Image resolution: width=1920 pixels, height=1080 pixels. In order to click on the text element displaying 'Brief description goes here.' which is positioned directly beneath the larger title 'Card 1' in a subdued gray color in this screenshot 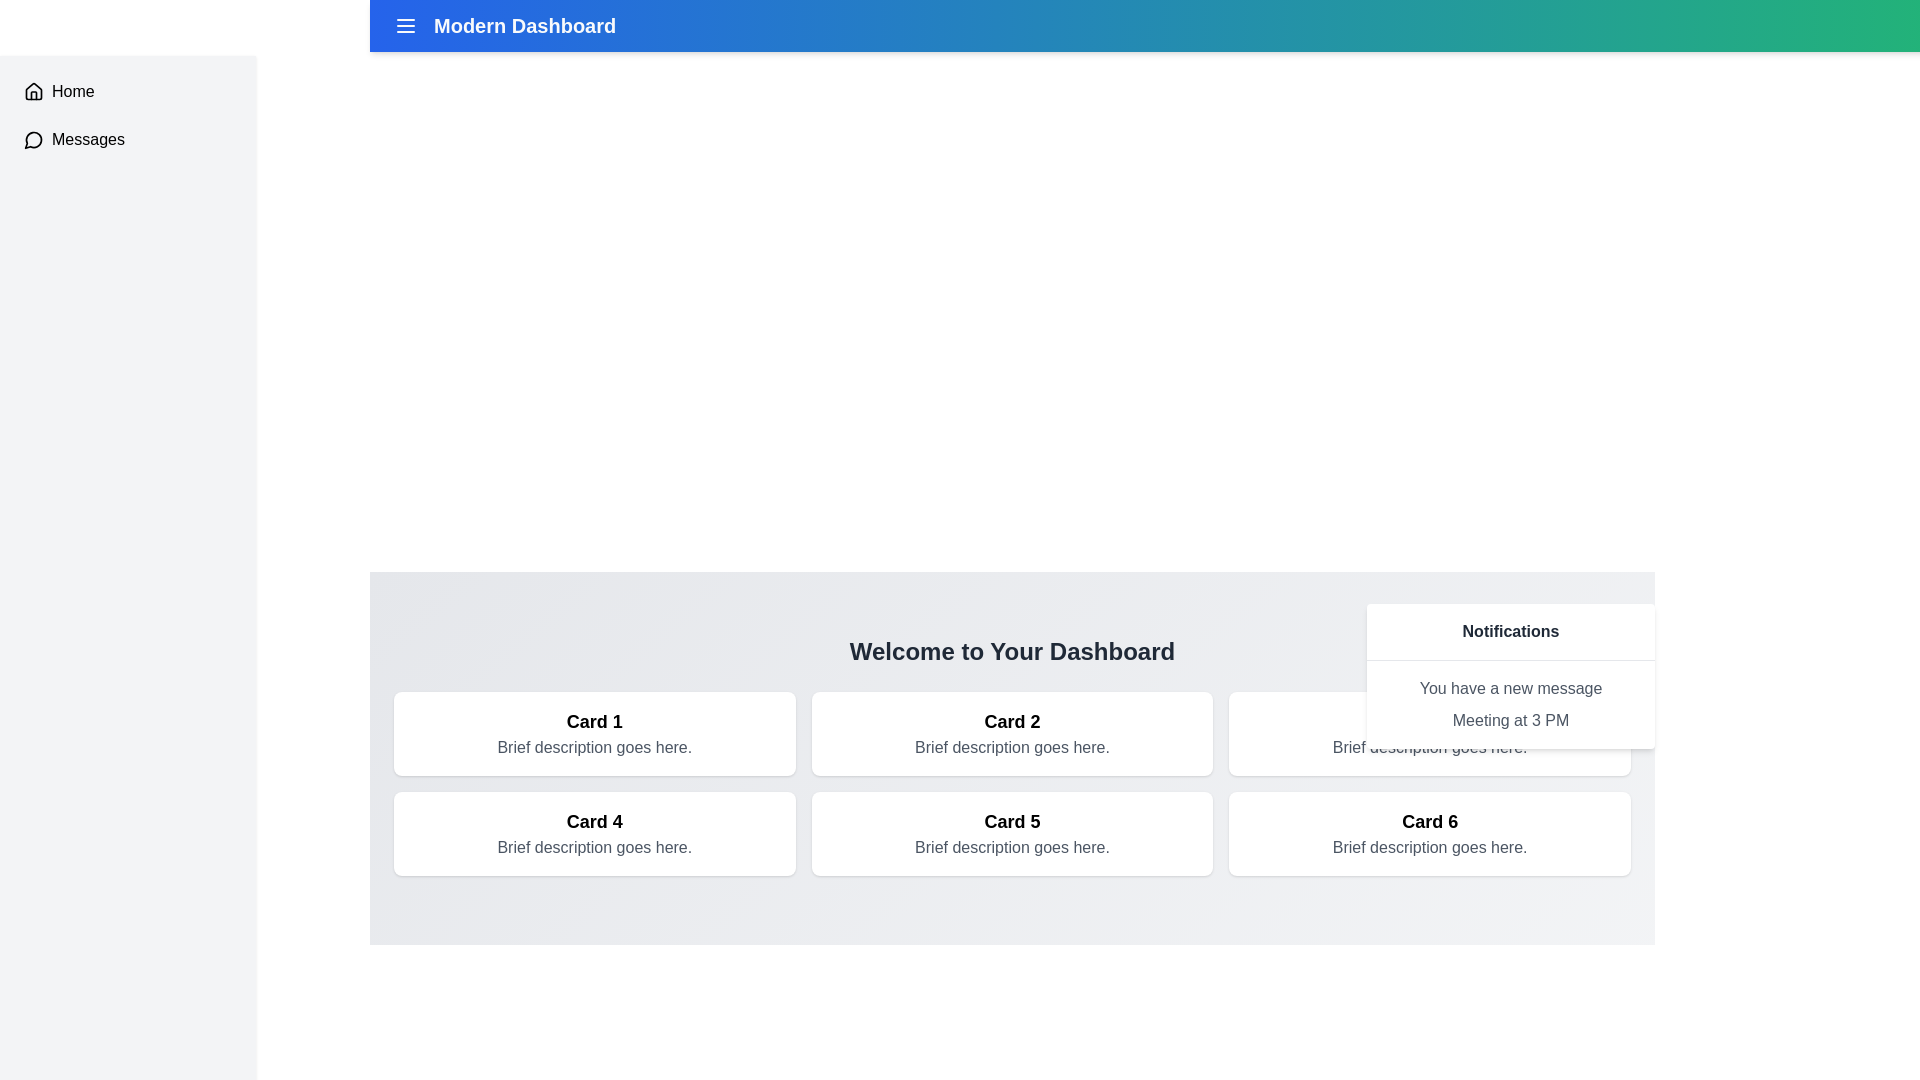, I will do `click(593, 748)`.